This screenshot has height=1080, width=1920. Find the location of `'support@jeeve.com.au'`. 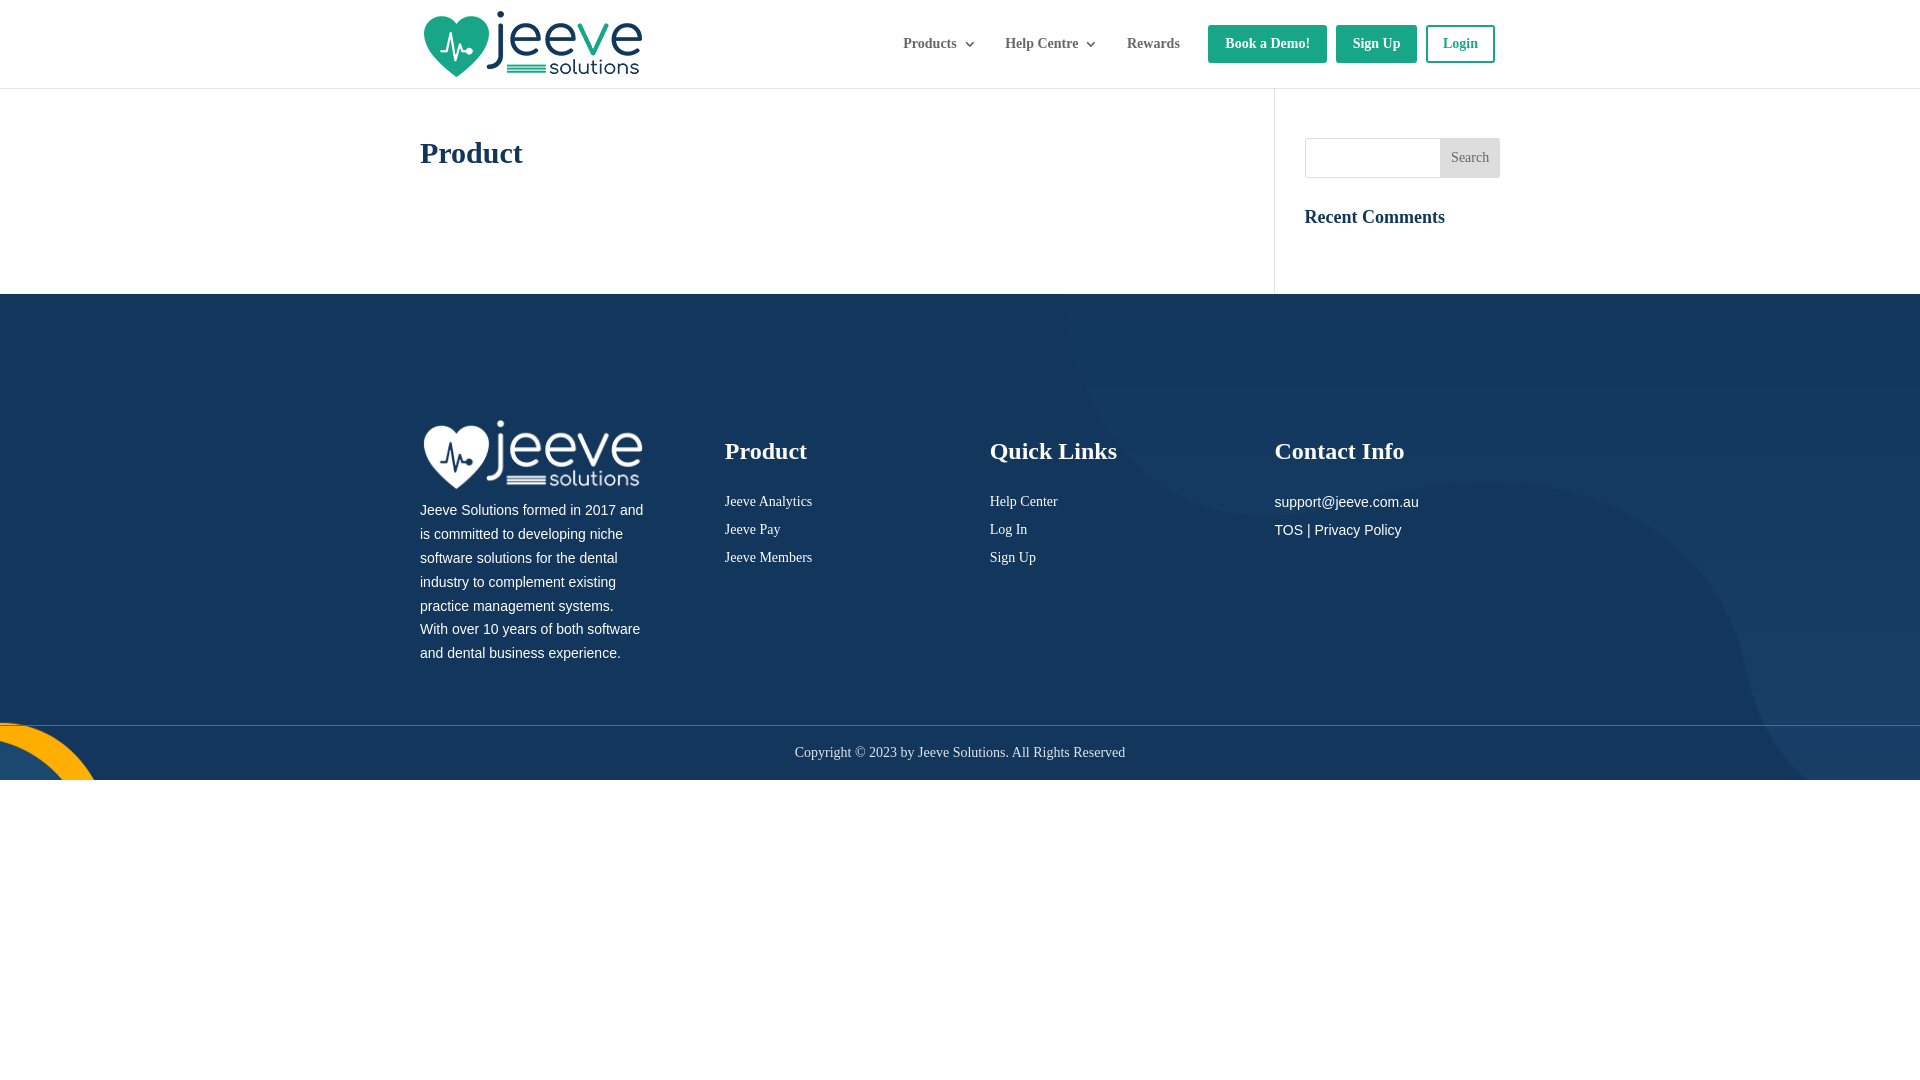

'support@jeeve.com.au' is located at coordinates (1345, 500).